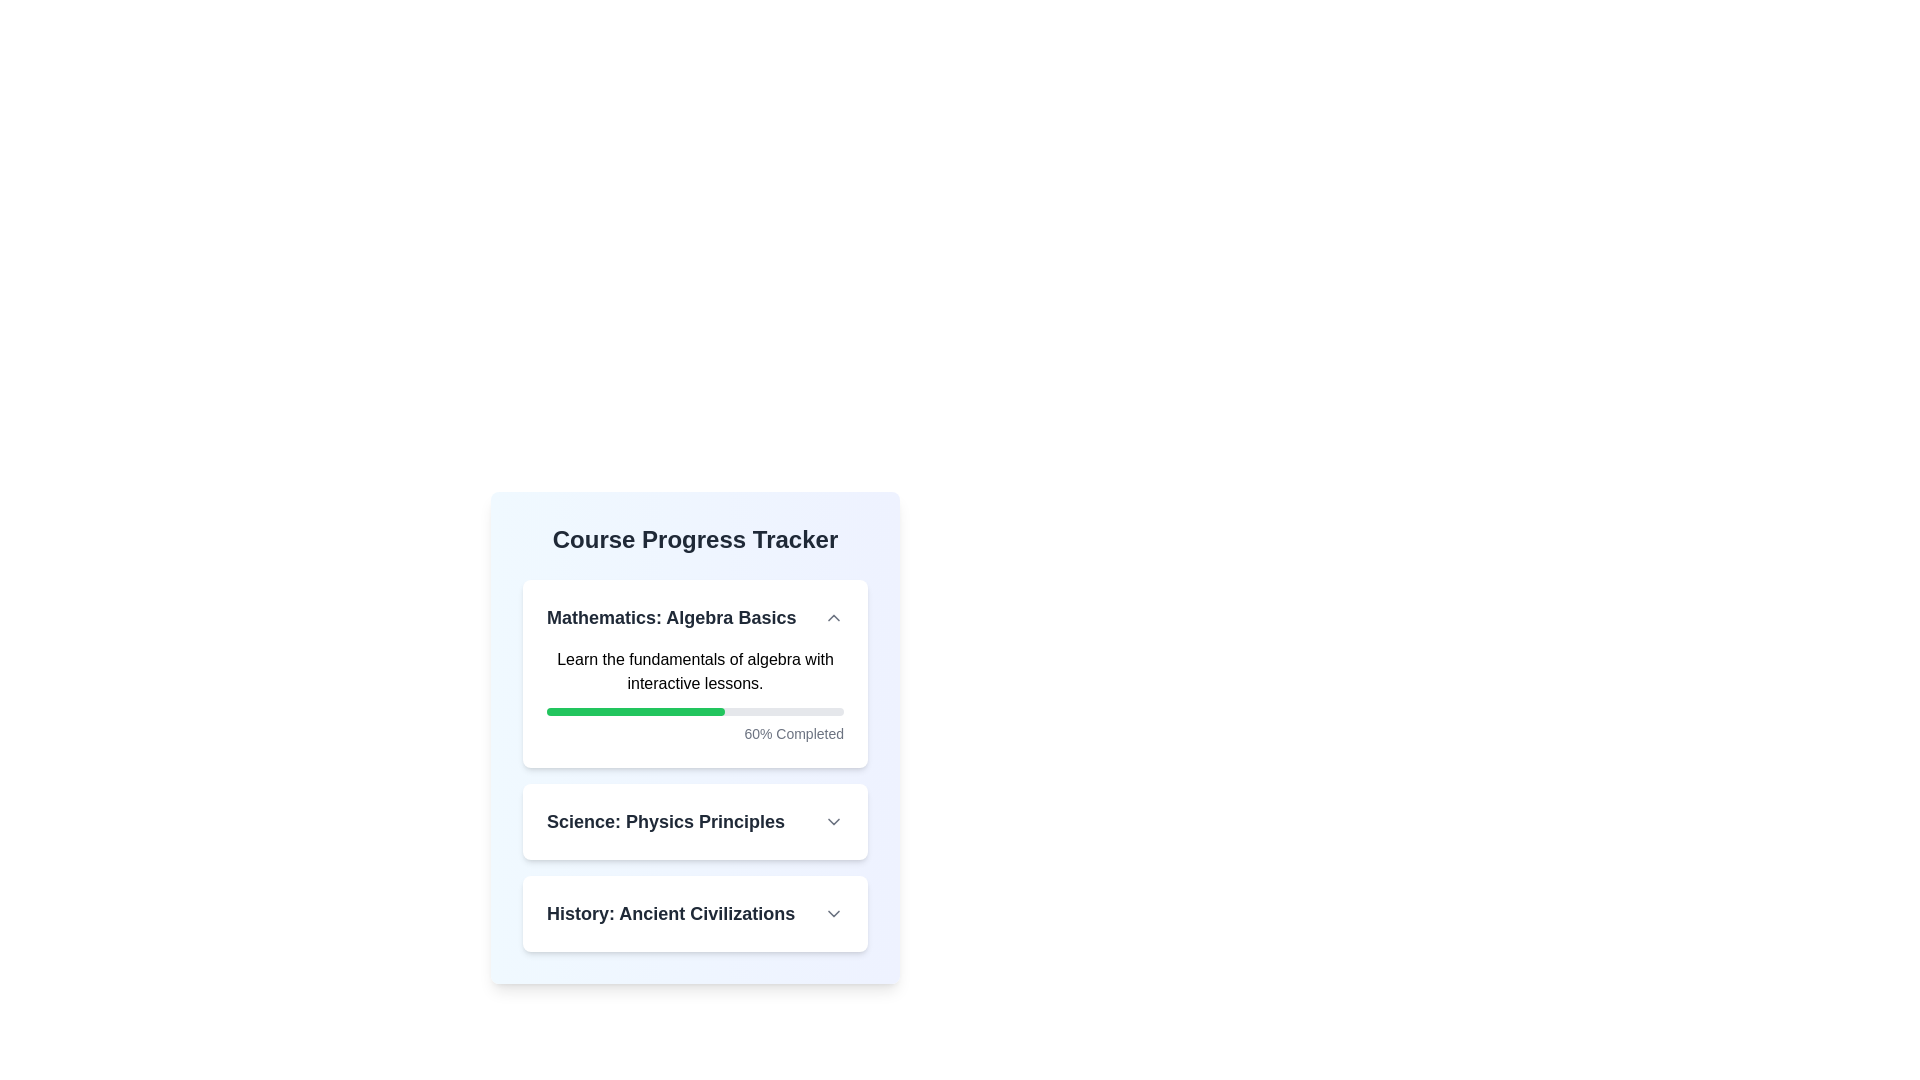  Describe the element at coordinates (695, 914) in the screenshot. I see `the collapsible header for the 'History: Ancient Civilizations' course content to trigger a tooltip or highlight effect` at that location.